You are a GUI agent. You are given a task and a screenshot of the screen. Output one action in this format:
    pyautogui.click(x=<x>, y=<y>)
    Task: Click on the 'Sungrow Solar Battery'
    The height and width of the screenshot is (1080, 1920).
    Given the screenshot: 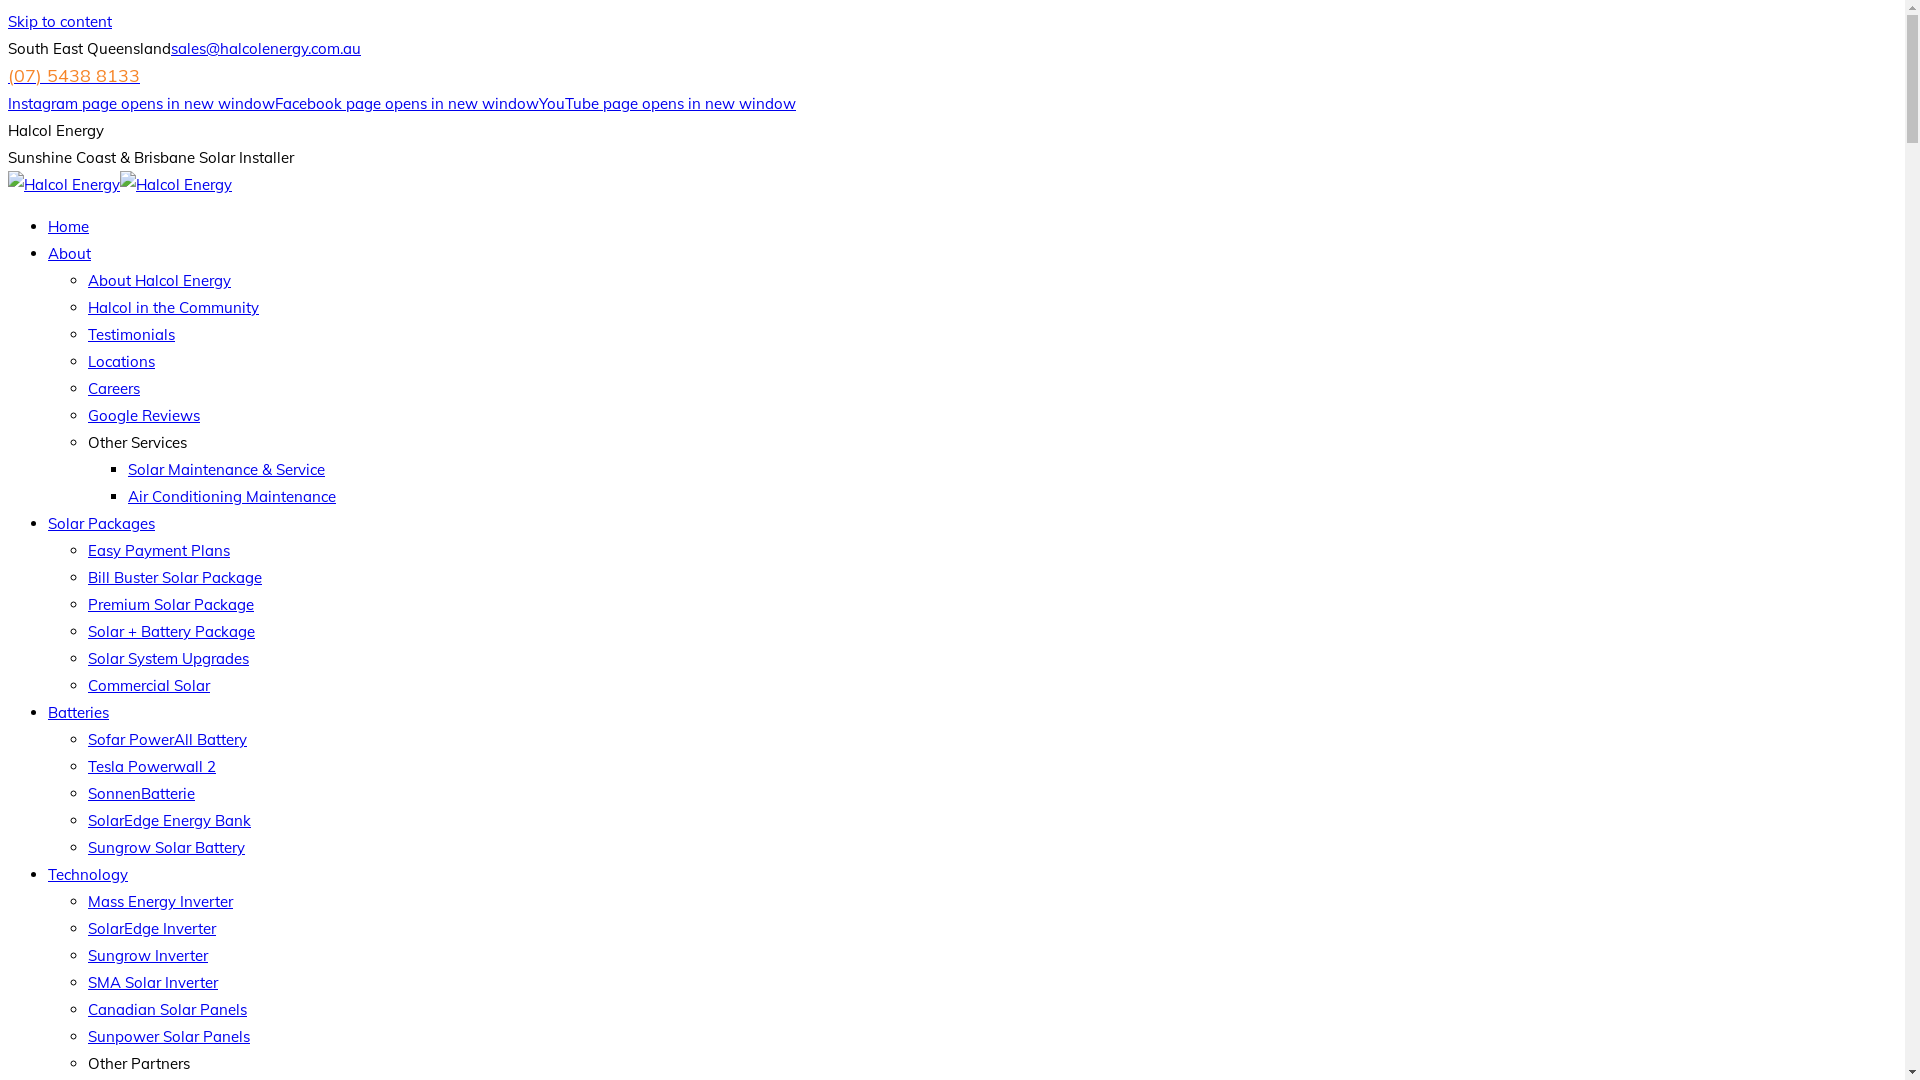 What is the action you would take?
    pyautogui.click(x=166, y=847)
    